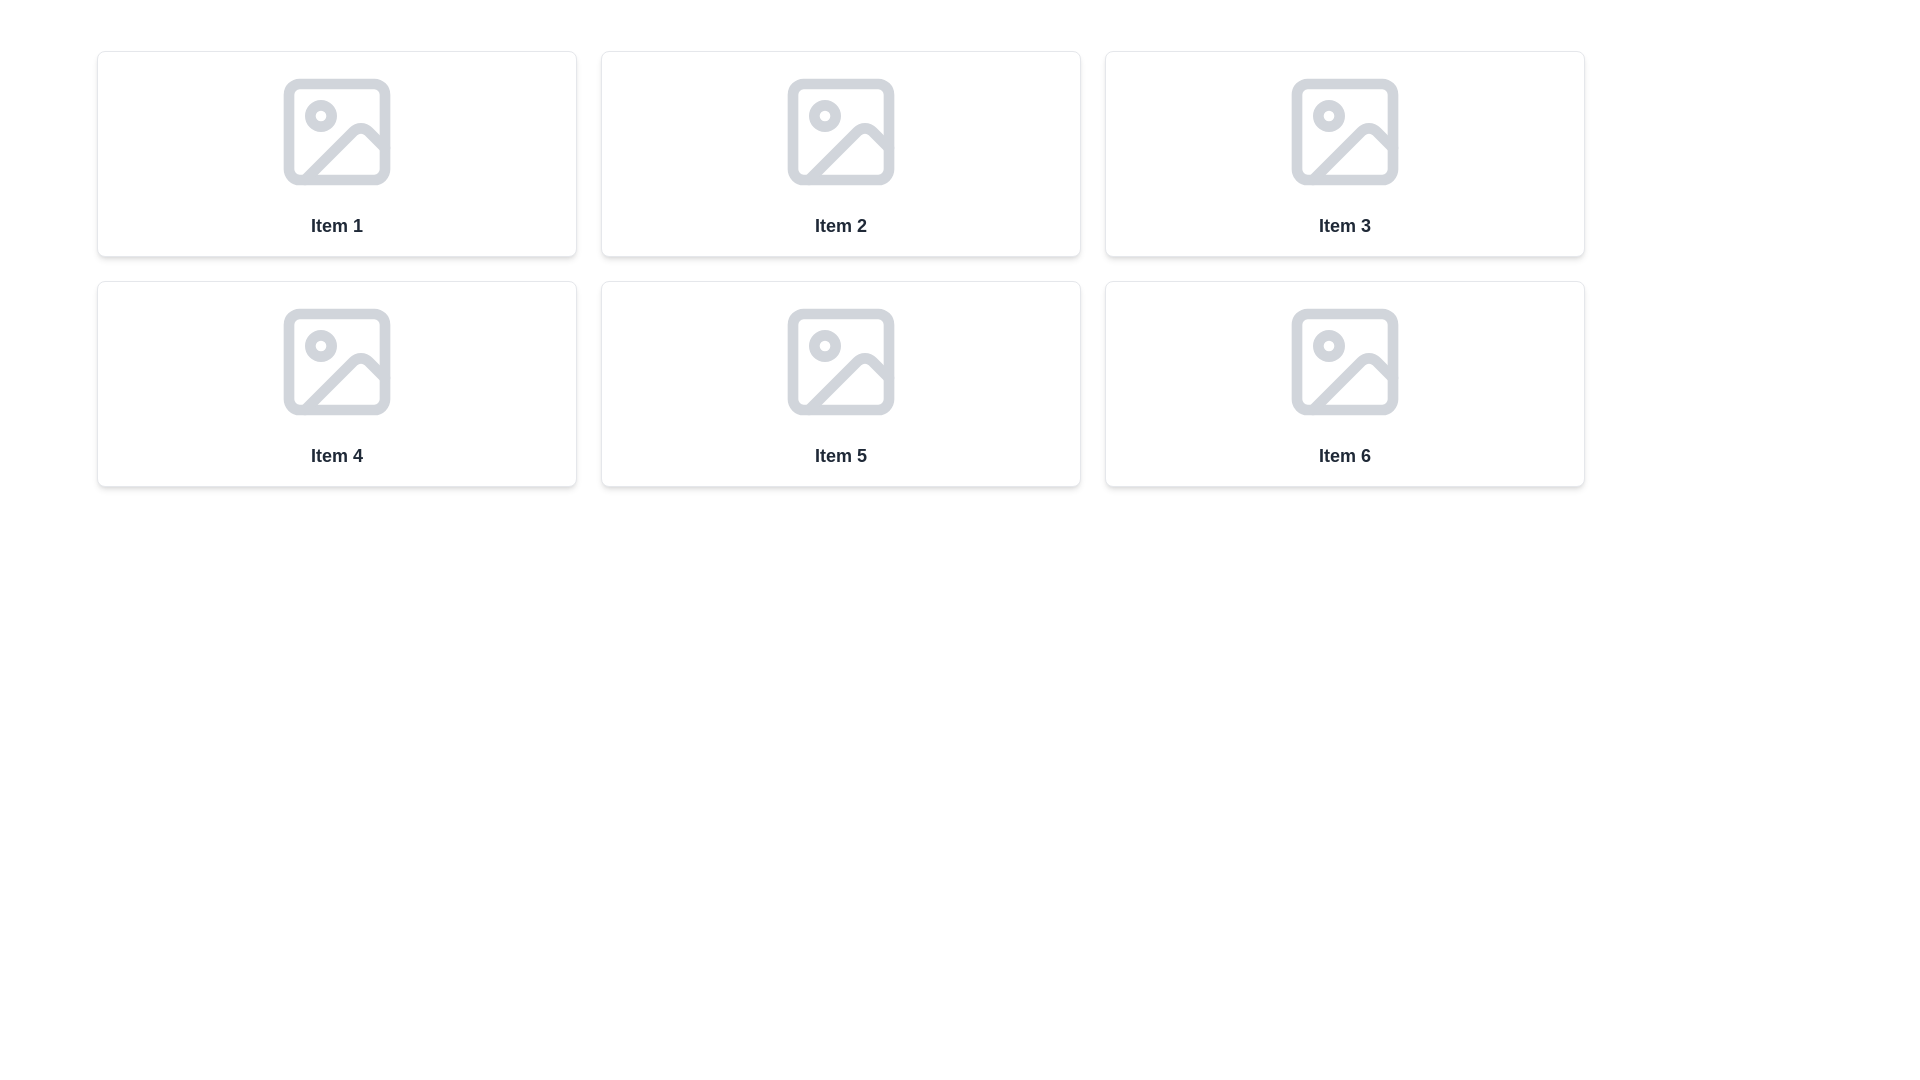 The height and width of the screenshot is (1080, 1920). What do you see at coordinates (336, 225) in the screenshot?
I see `the 'Item 1' text label, which is a large, bold, dark gray label located in the lower section of the first card in a 2x3 grid layout` at bounding box center [336, 225].